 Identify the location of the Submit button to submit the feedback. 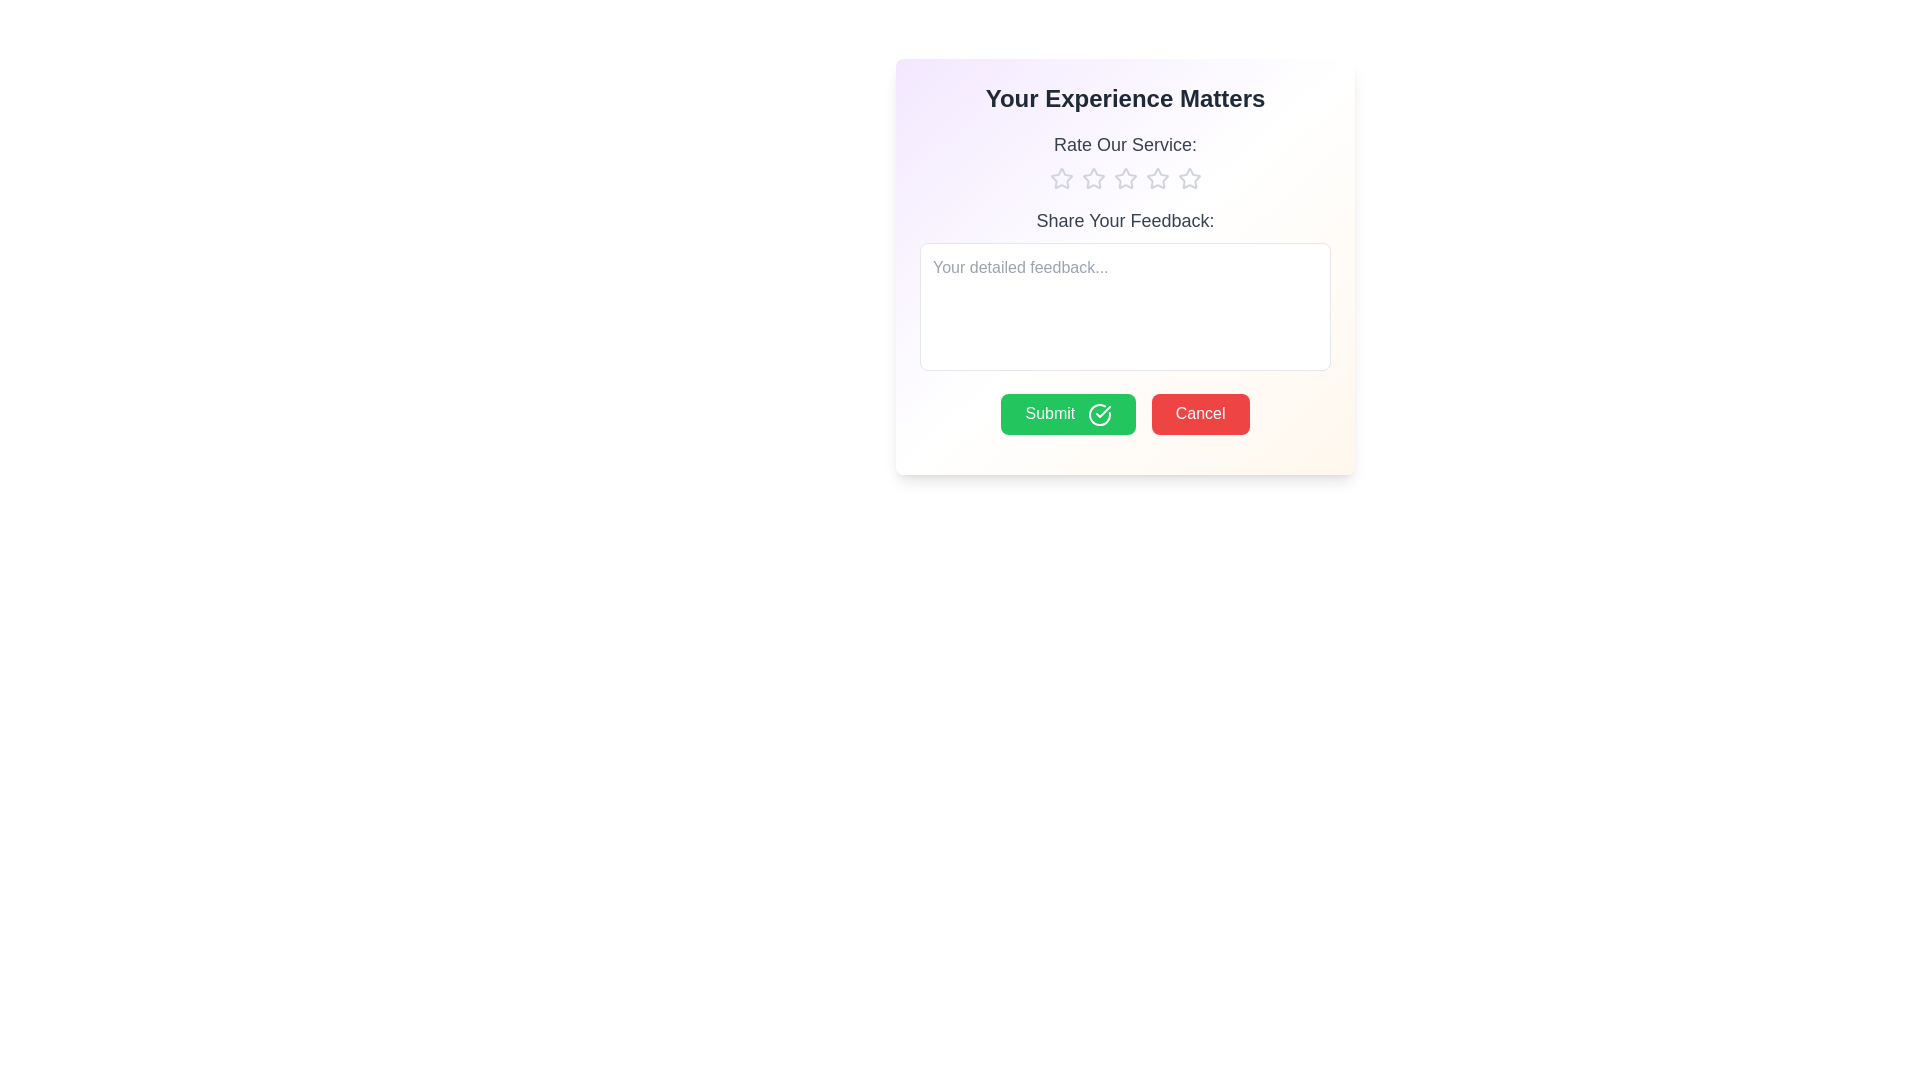
(1067, 413).